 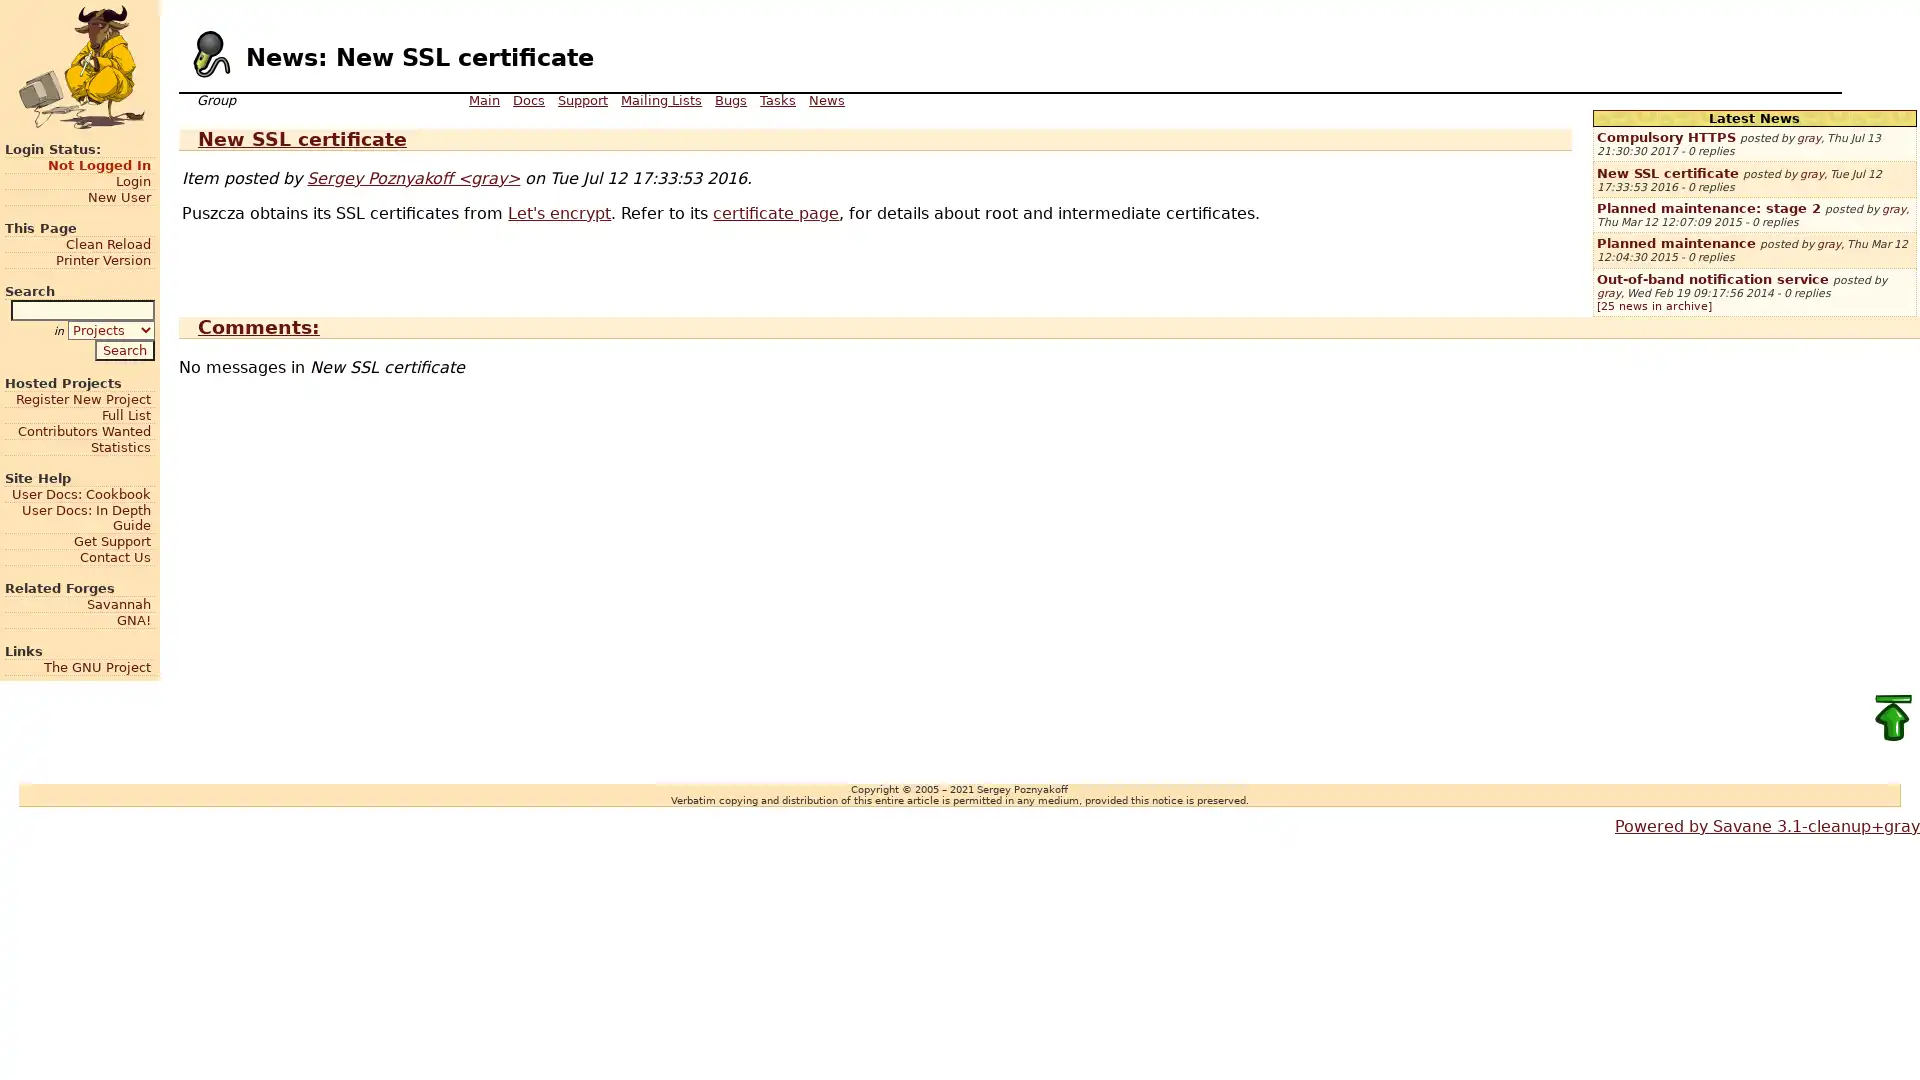 I want to click on Search, so click(x=123, y=348).